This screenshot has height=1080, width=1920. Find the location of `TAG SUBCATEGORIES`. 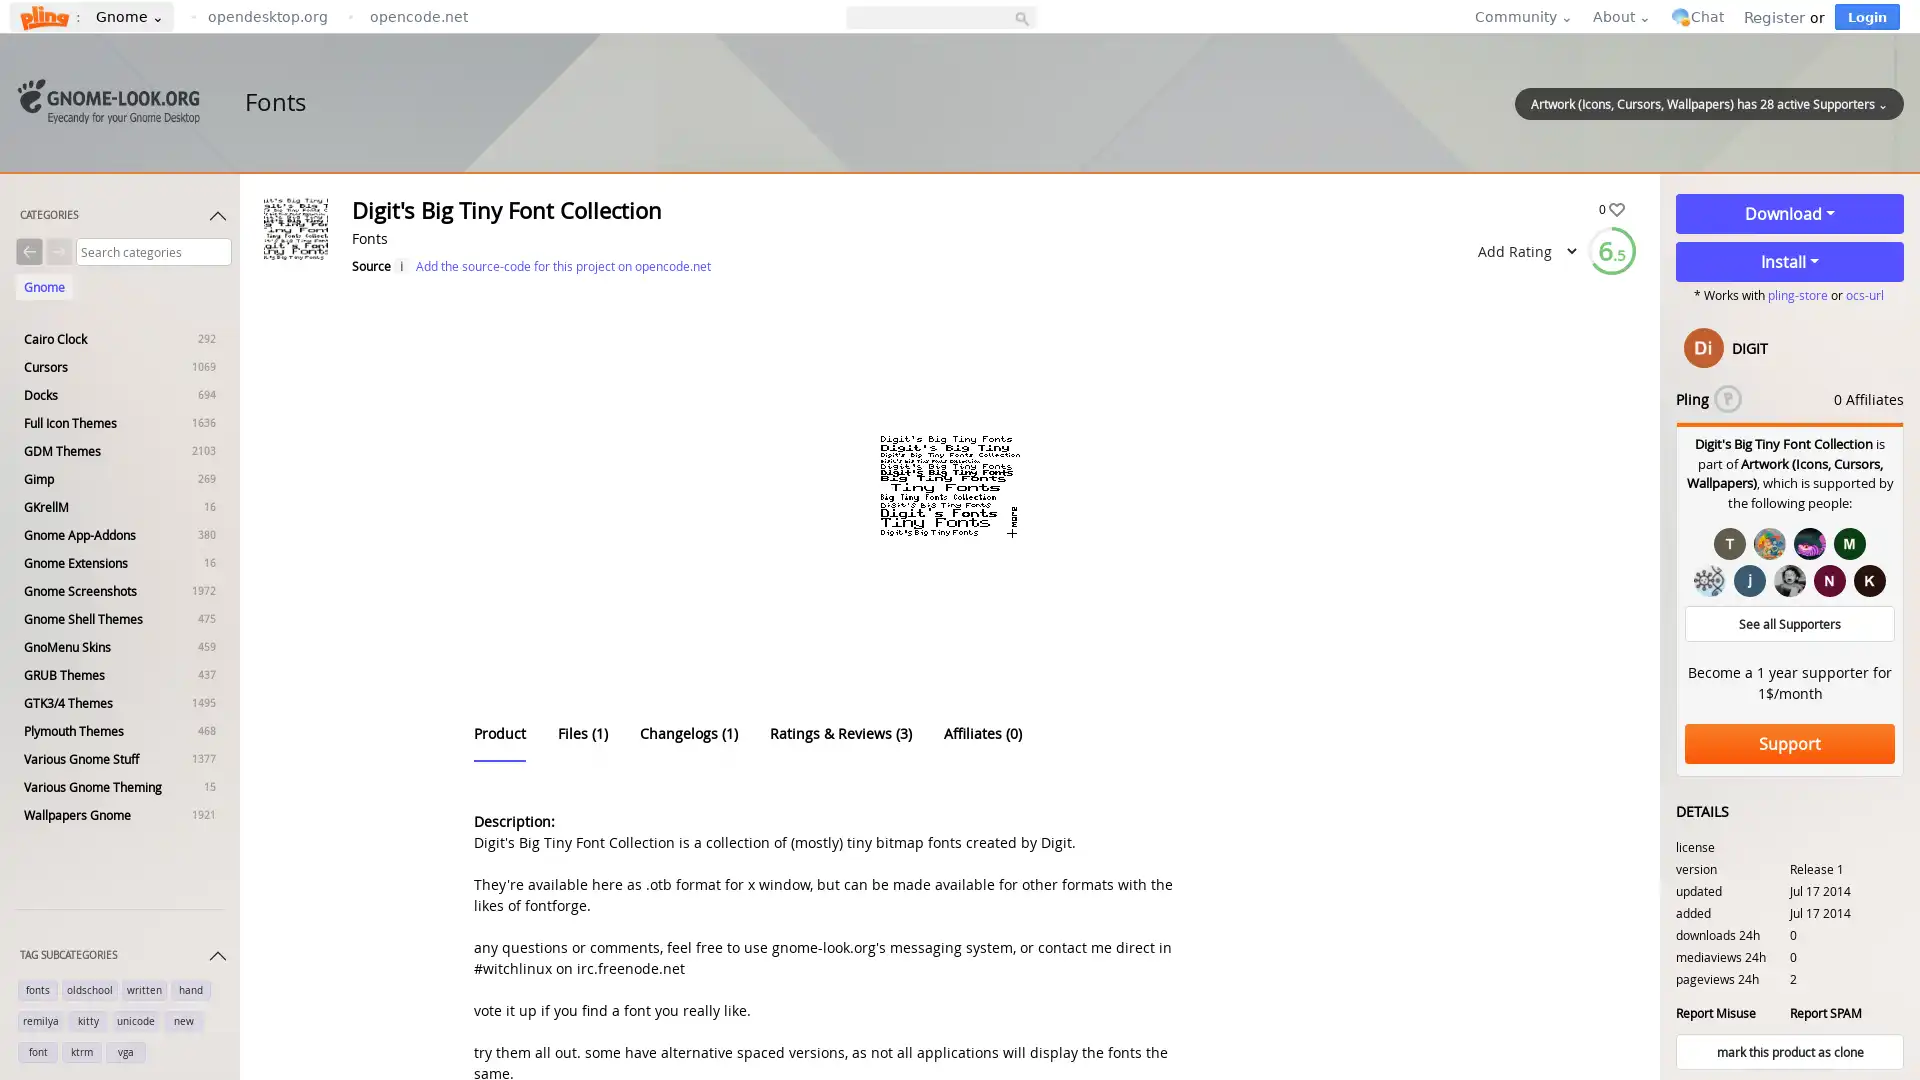

TAG SUBCATEGORIES is located at coordinates (123, 959).